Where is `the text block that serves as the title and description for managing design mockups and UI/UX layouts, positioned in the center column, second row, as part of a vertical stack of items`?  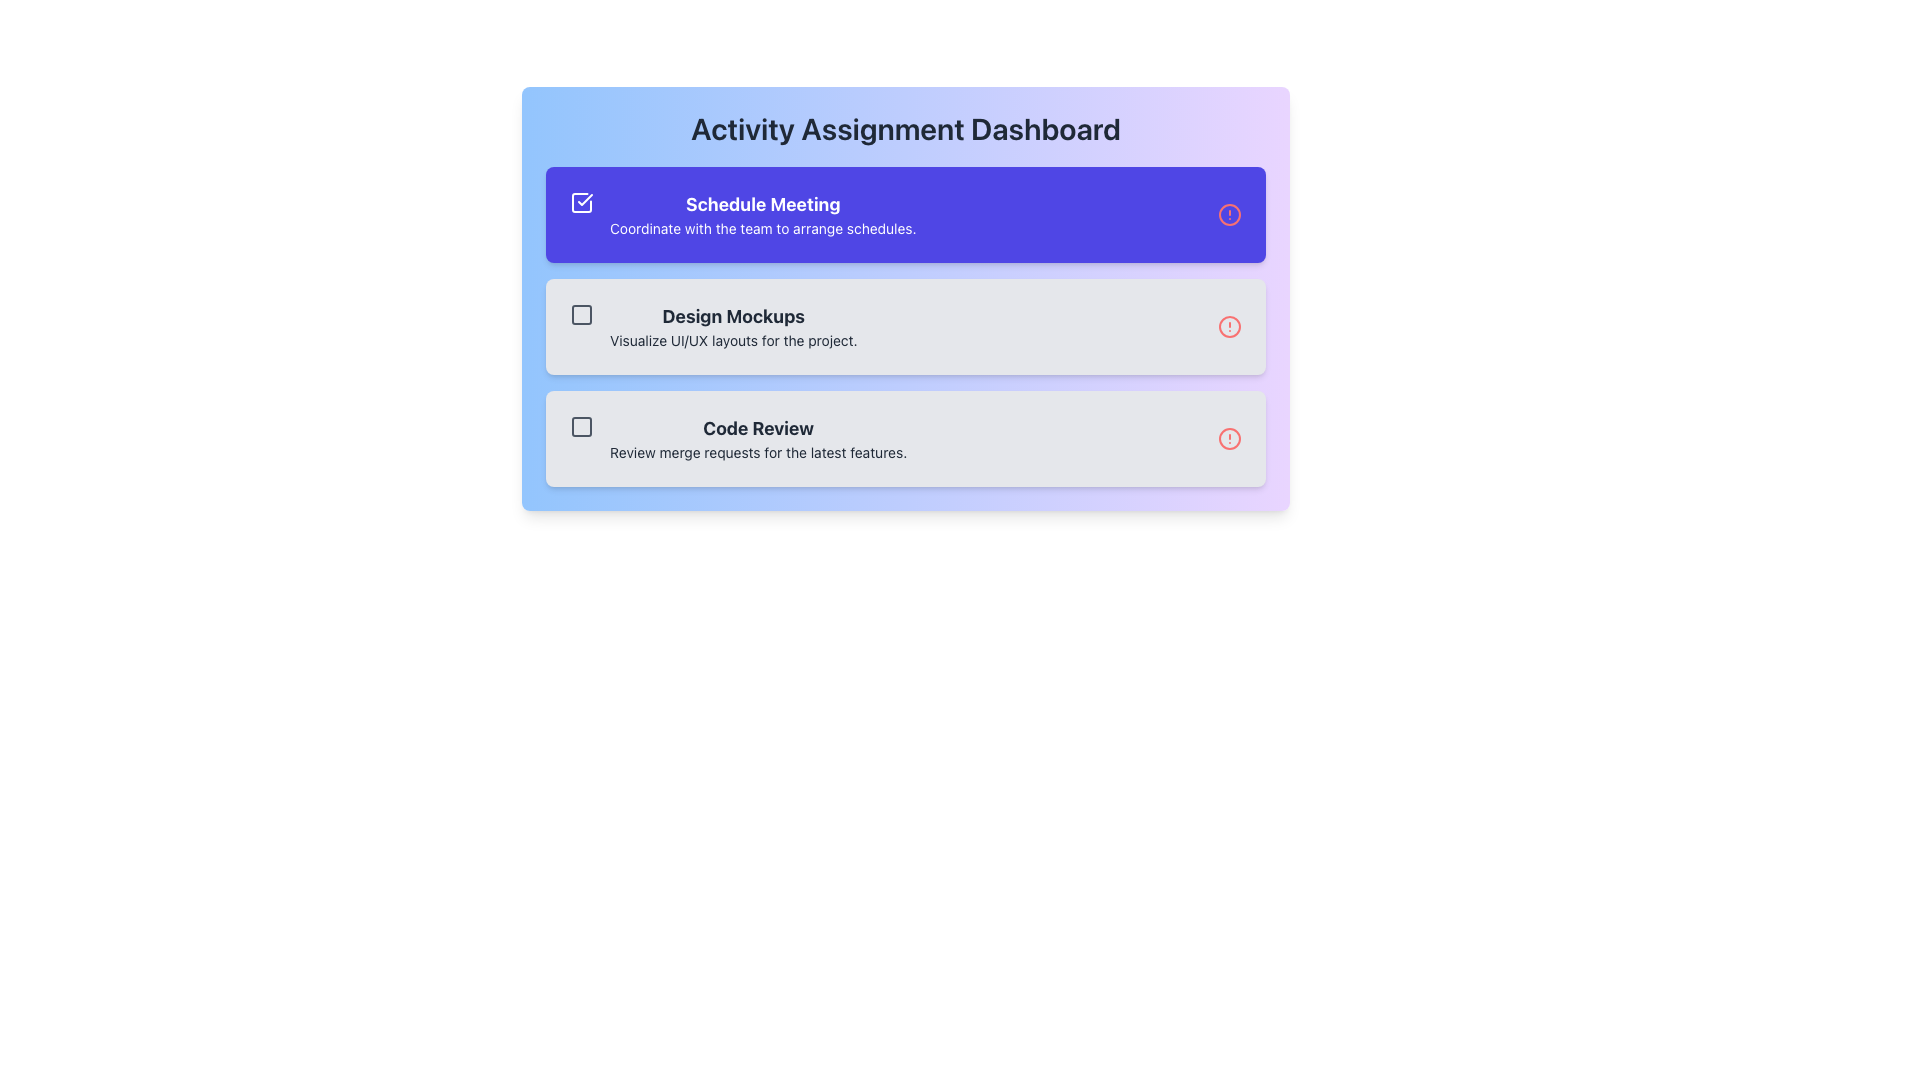 the text block that serves as the title and description for managing design mockups and UI/UX layouts, positioned in the center column, second row, as part of a vertical stack of items is located at coordinates (732, 326).